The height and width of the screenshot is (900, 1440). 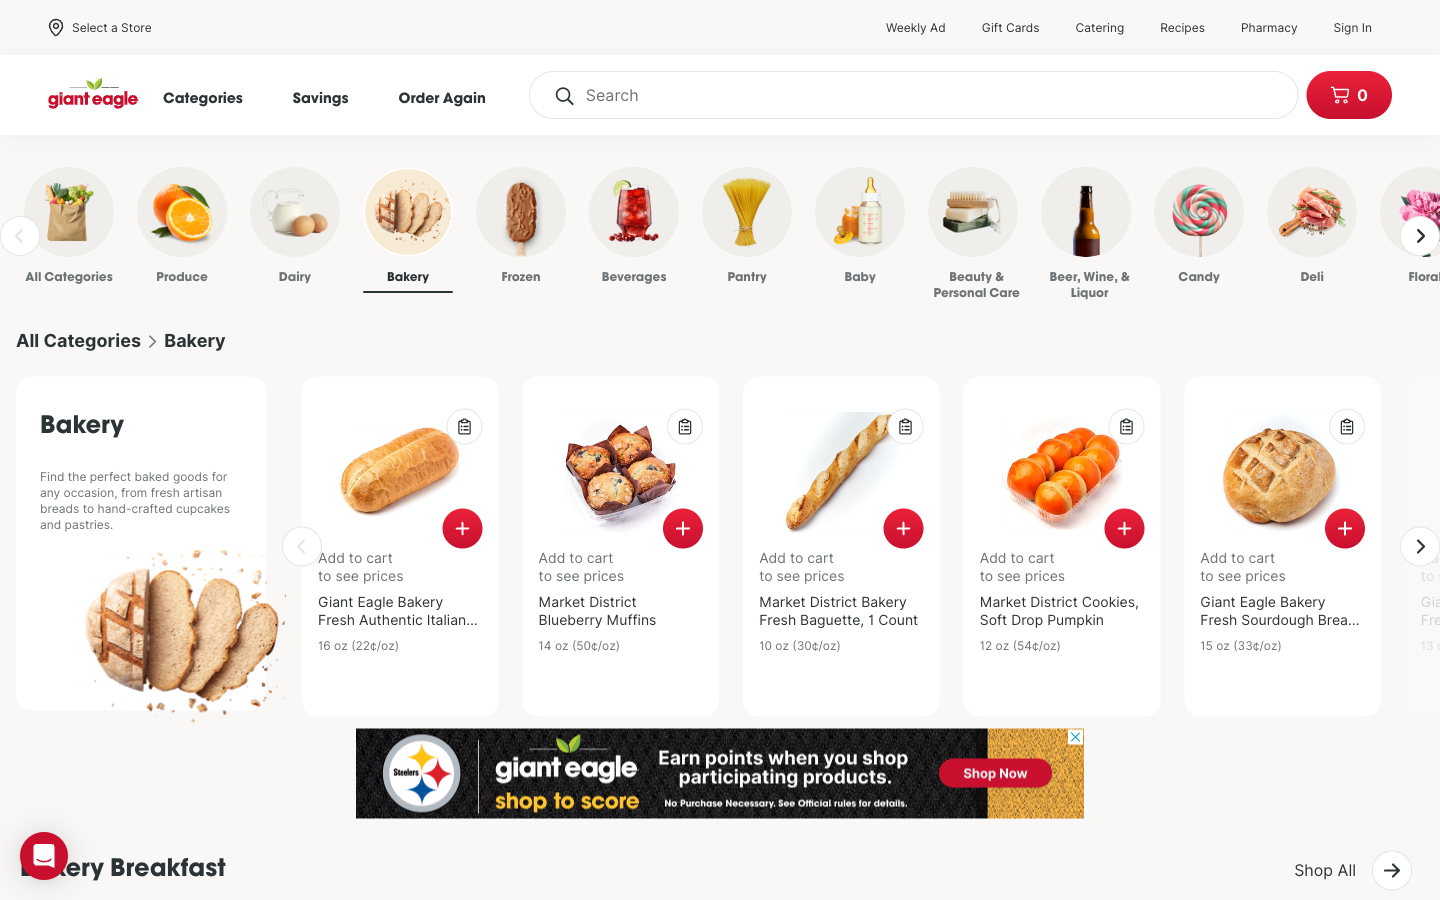 I want to click on Go to the produce categroy page, so click(x=155, y=229).